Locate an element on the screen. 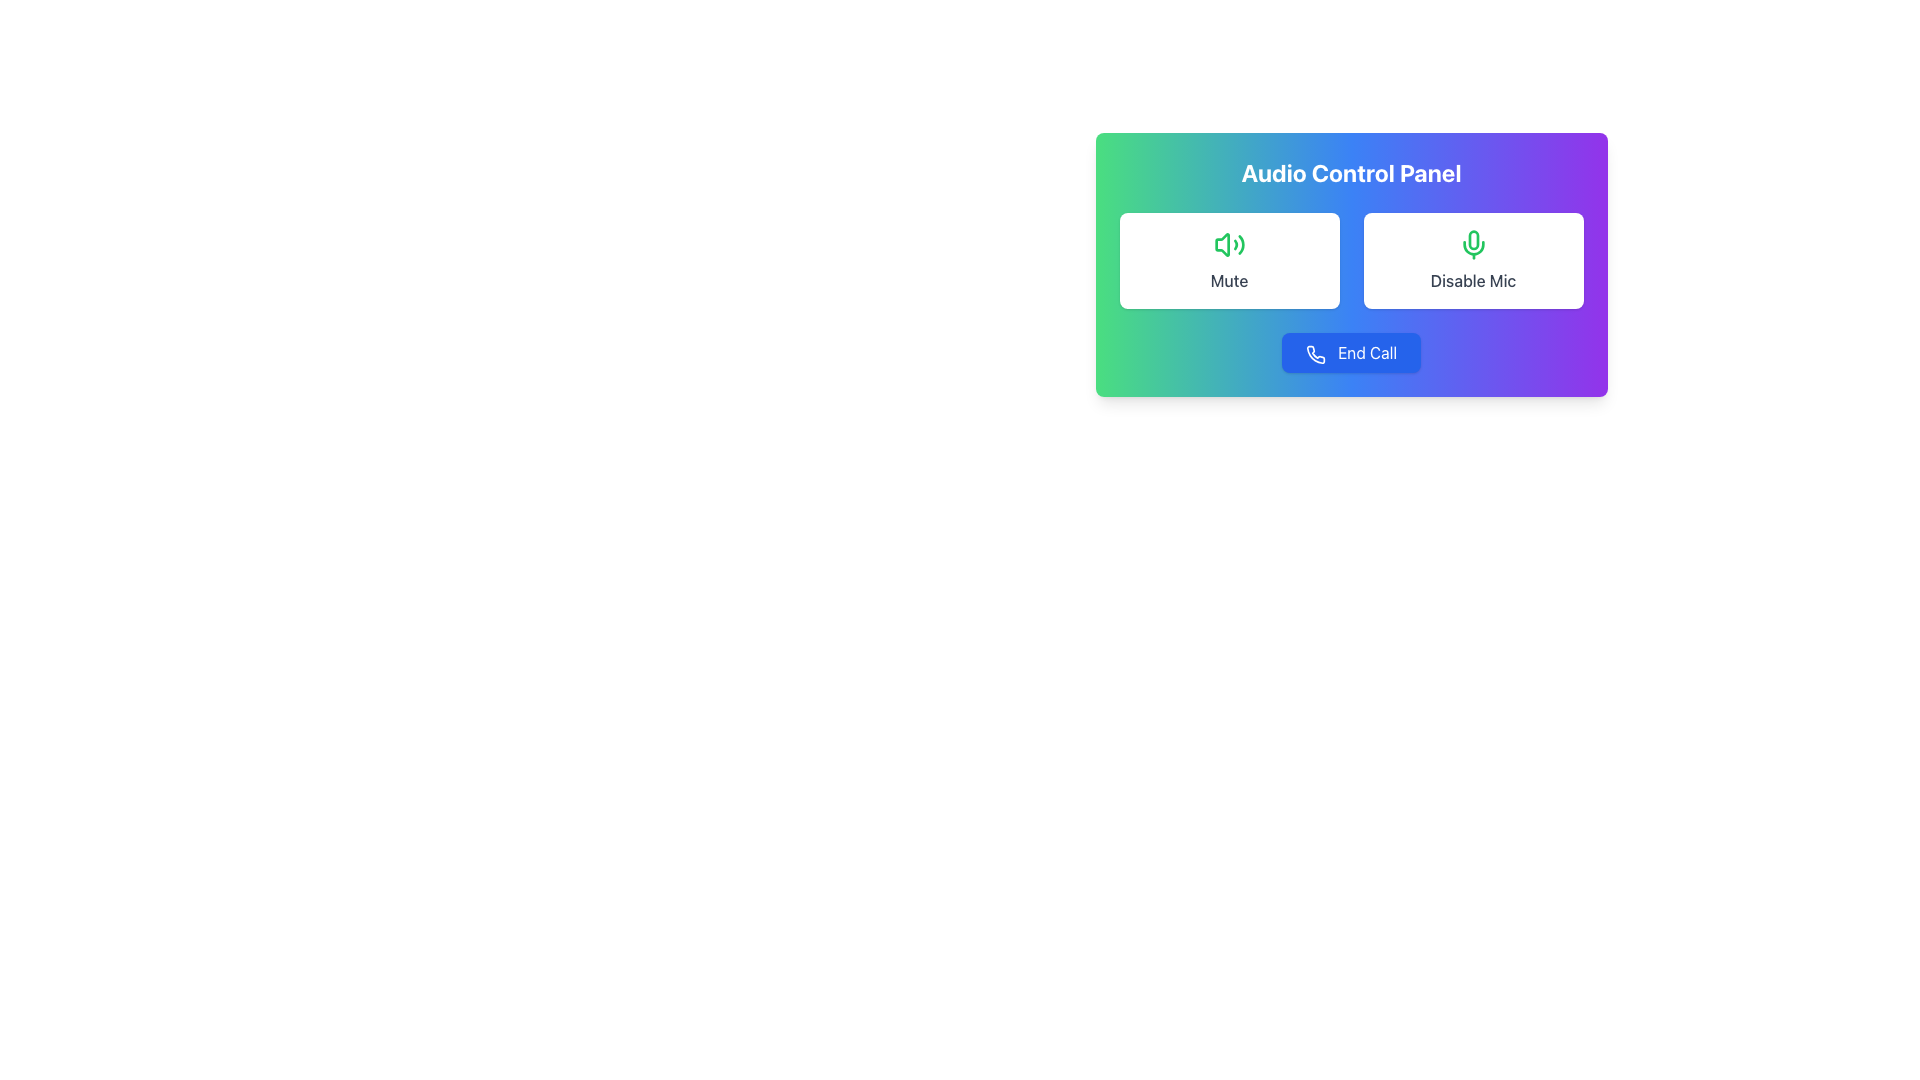 The height and width of the screenshot is (1080, 1920). the 'Disable Mic' text label located below the microphone icon in the 'Audio Control Panel' is located at coordinates (1473, 281).